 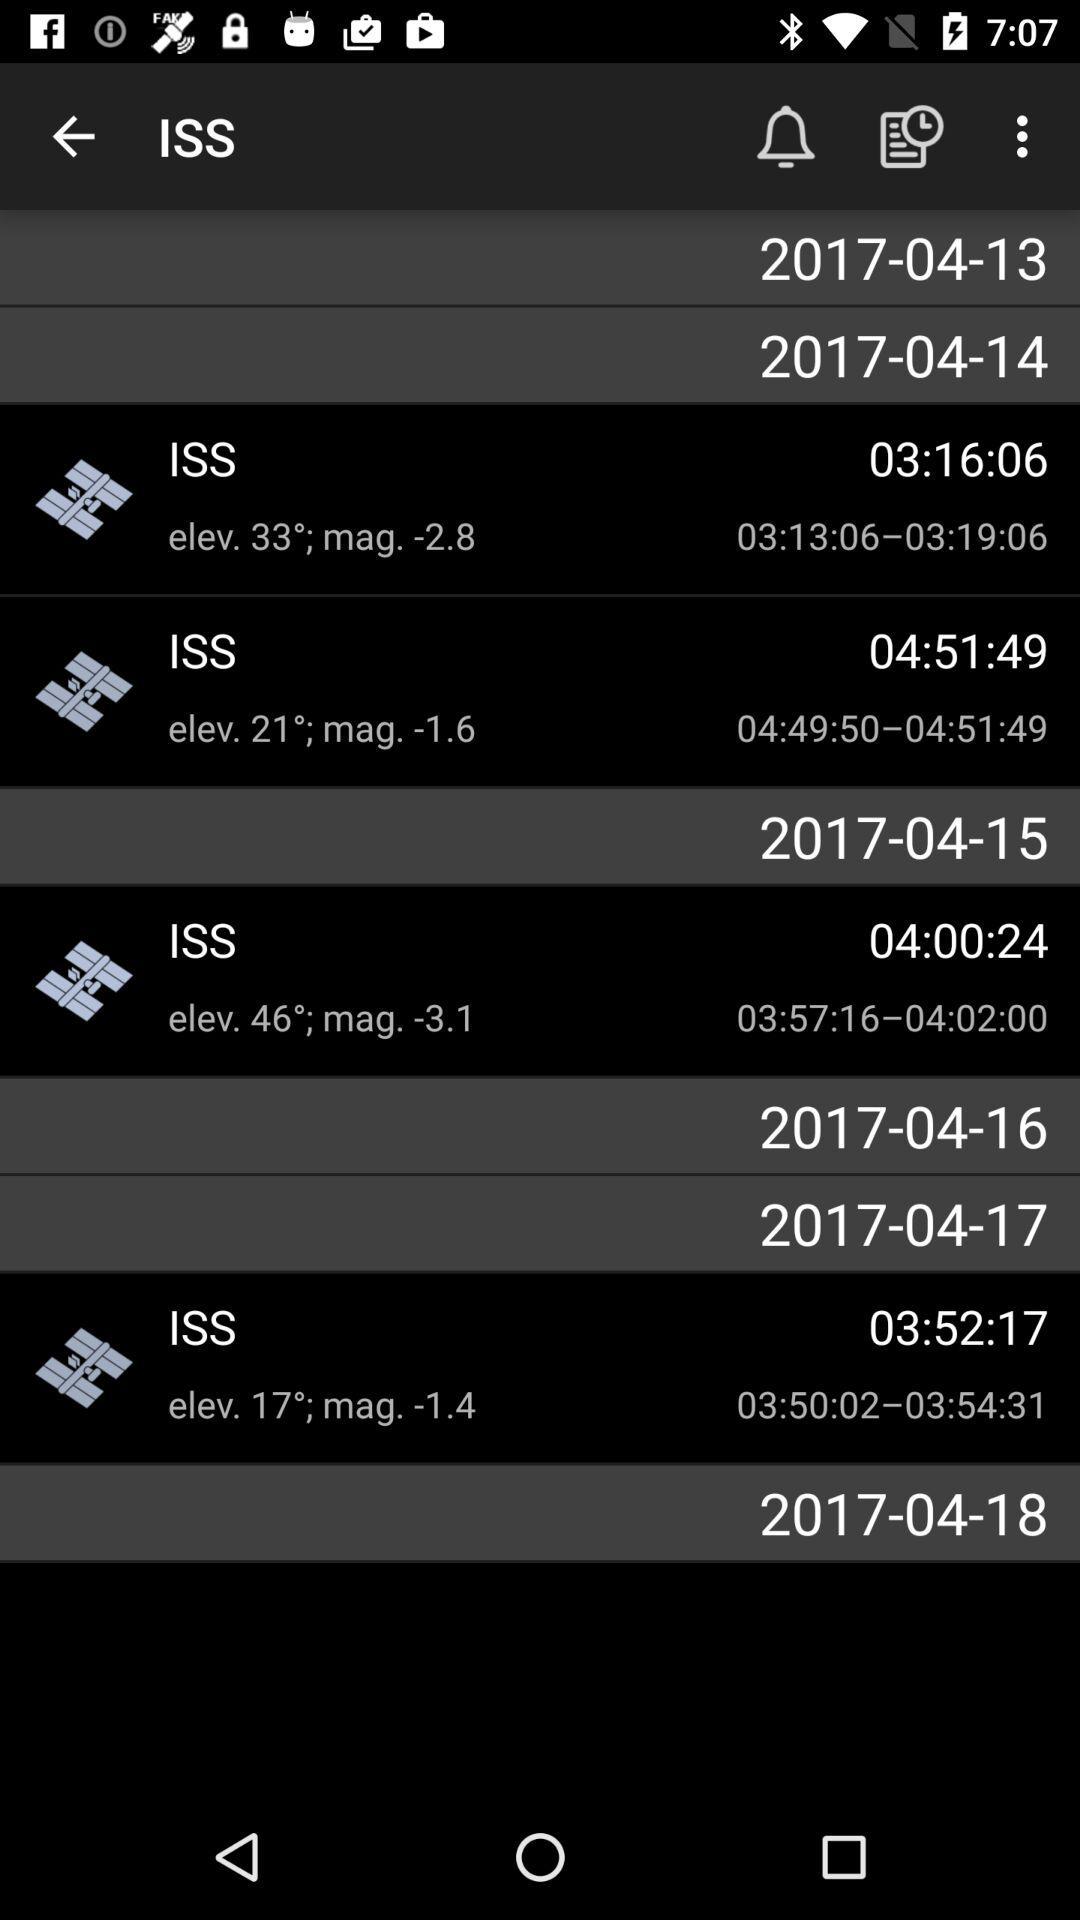 What do you see at coordinates (72, 135) in the screenshot?
I see `icon above the 2017-04-13 icon` at bounding box center [72, 135].